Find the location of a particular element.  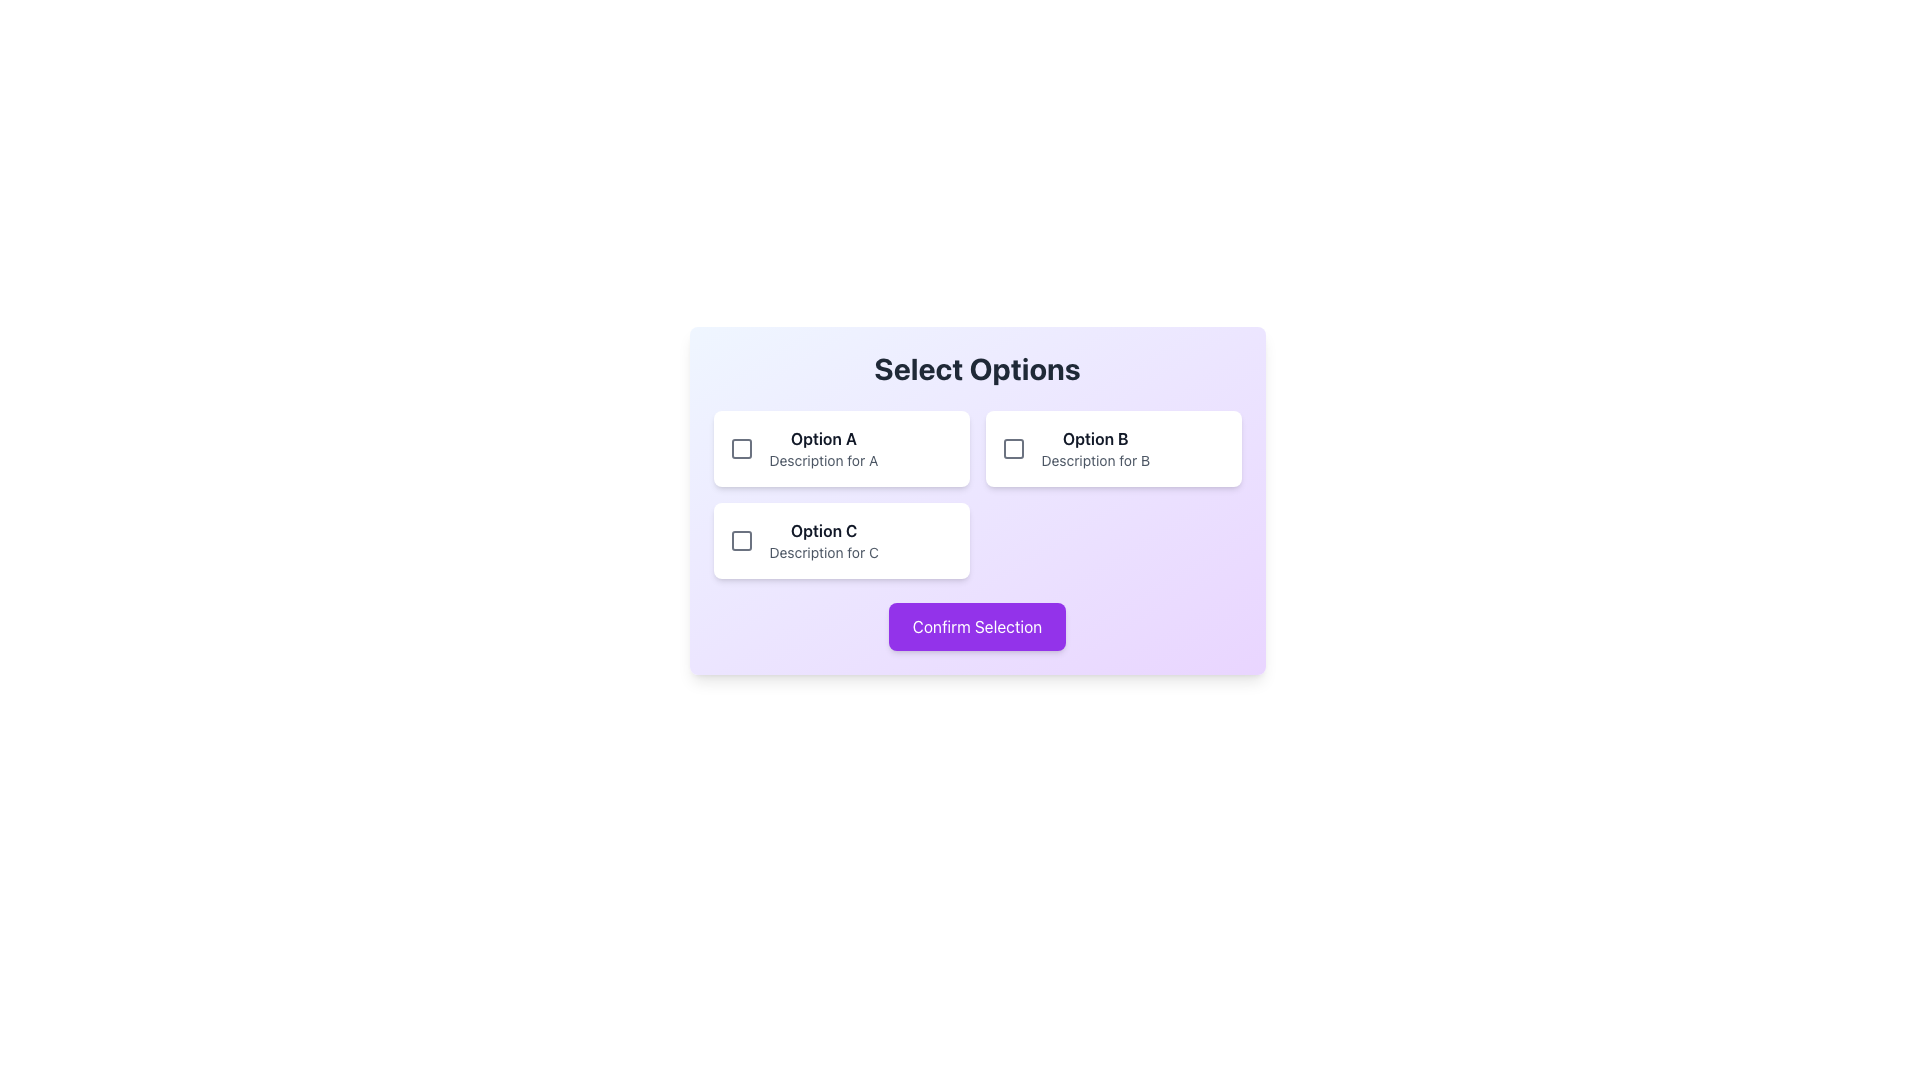

the text label 'Option B' which is styled in bold and dark text, located on the right side of the interface above its description is located at coordinates (1094, 438).